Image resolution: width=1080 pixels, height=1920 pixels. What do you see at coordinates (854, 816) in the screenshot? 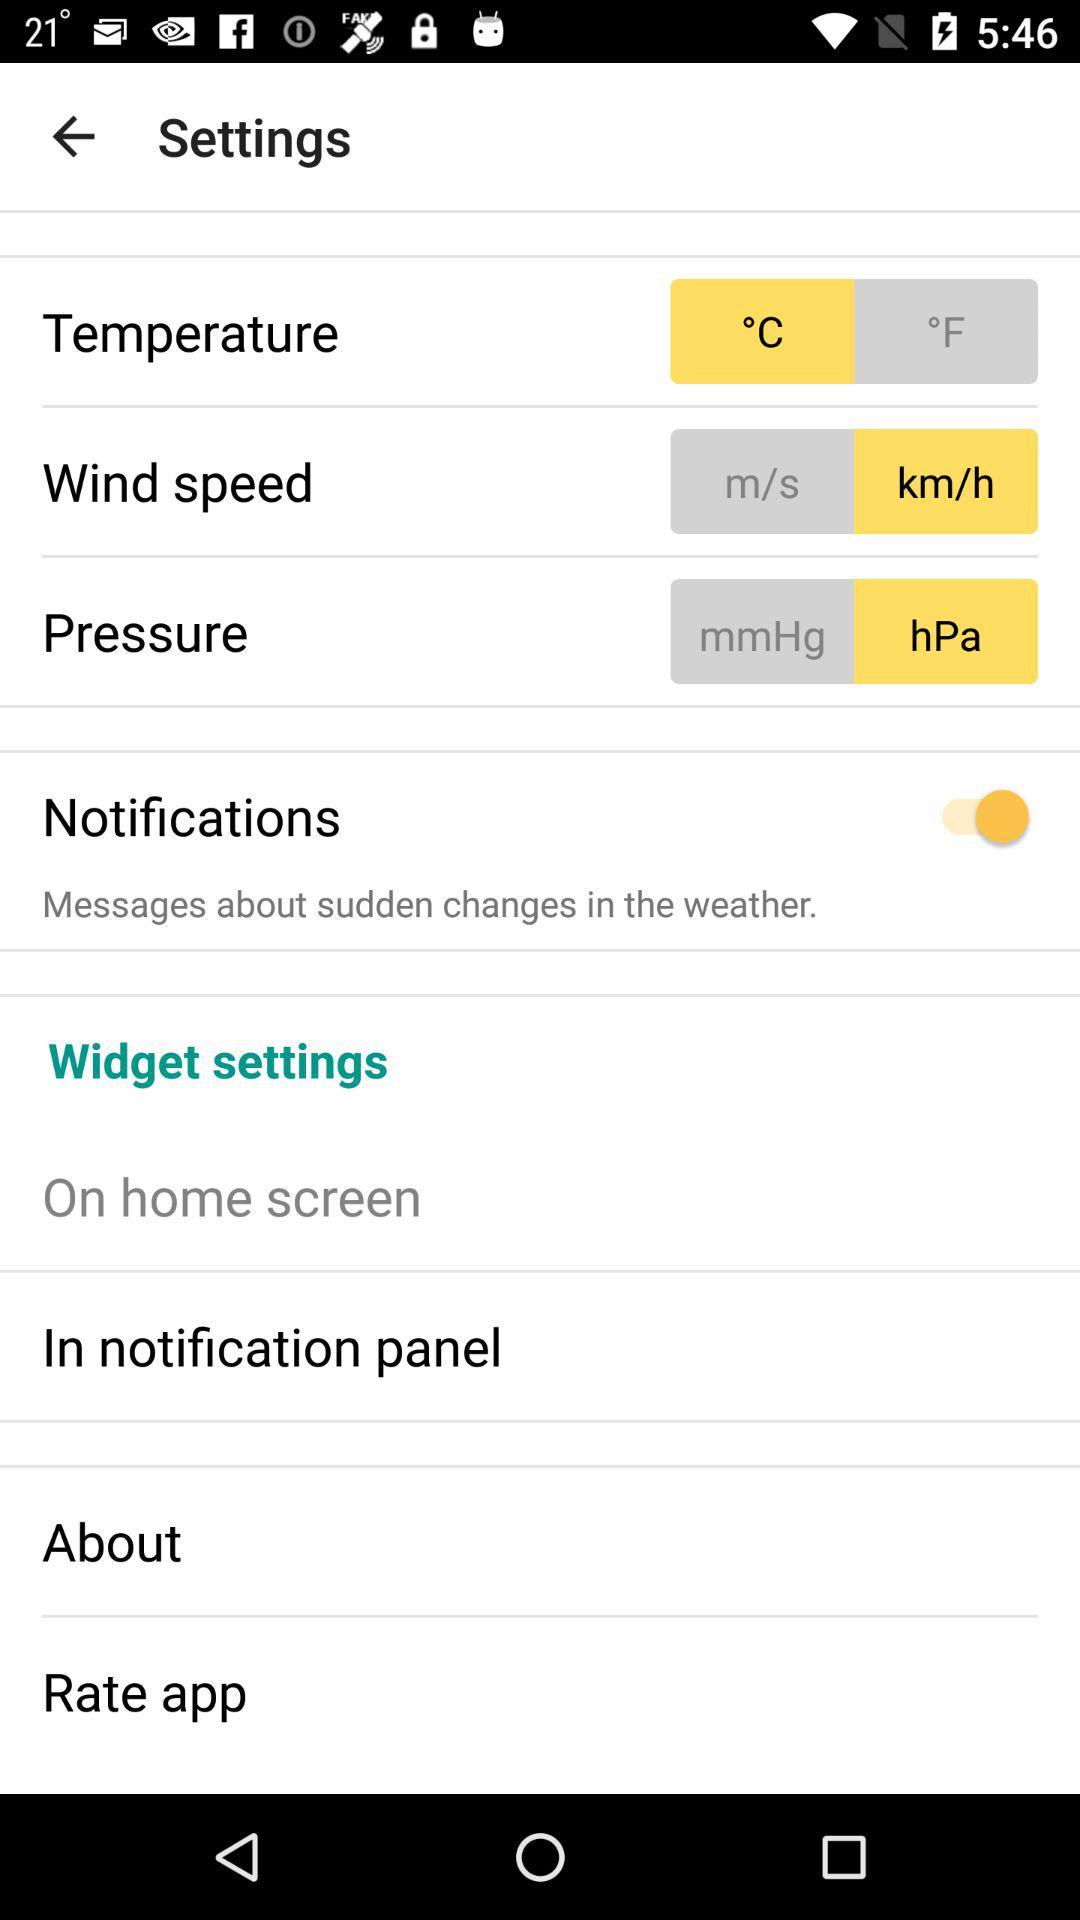
I see `the item next to notifications` at bounding box center [854, 816].